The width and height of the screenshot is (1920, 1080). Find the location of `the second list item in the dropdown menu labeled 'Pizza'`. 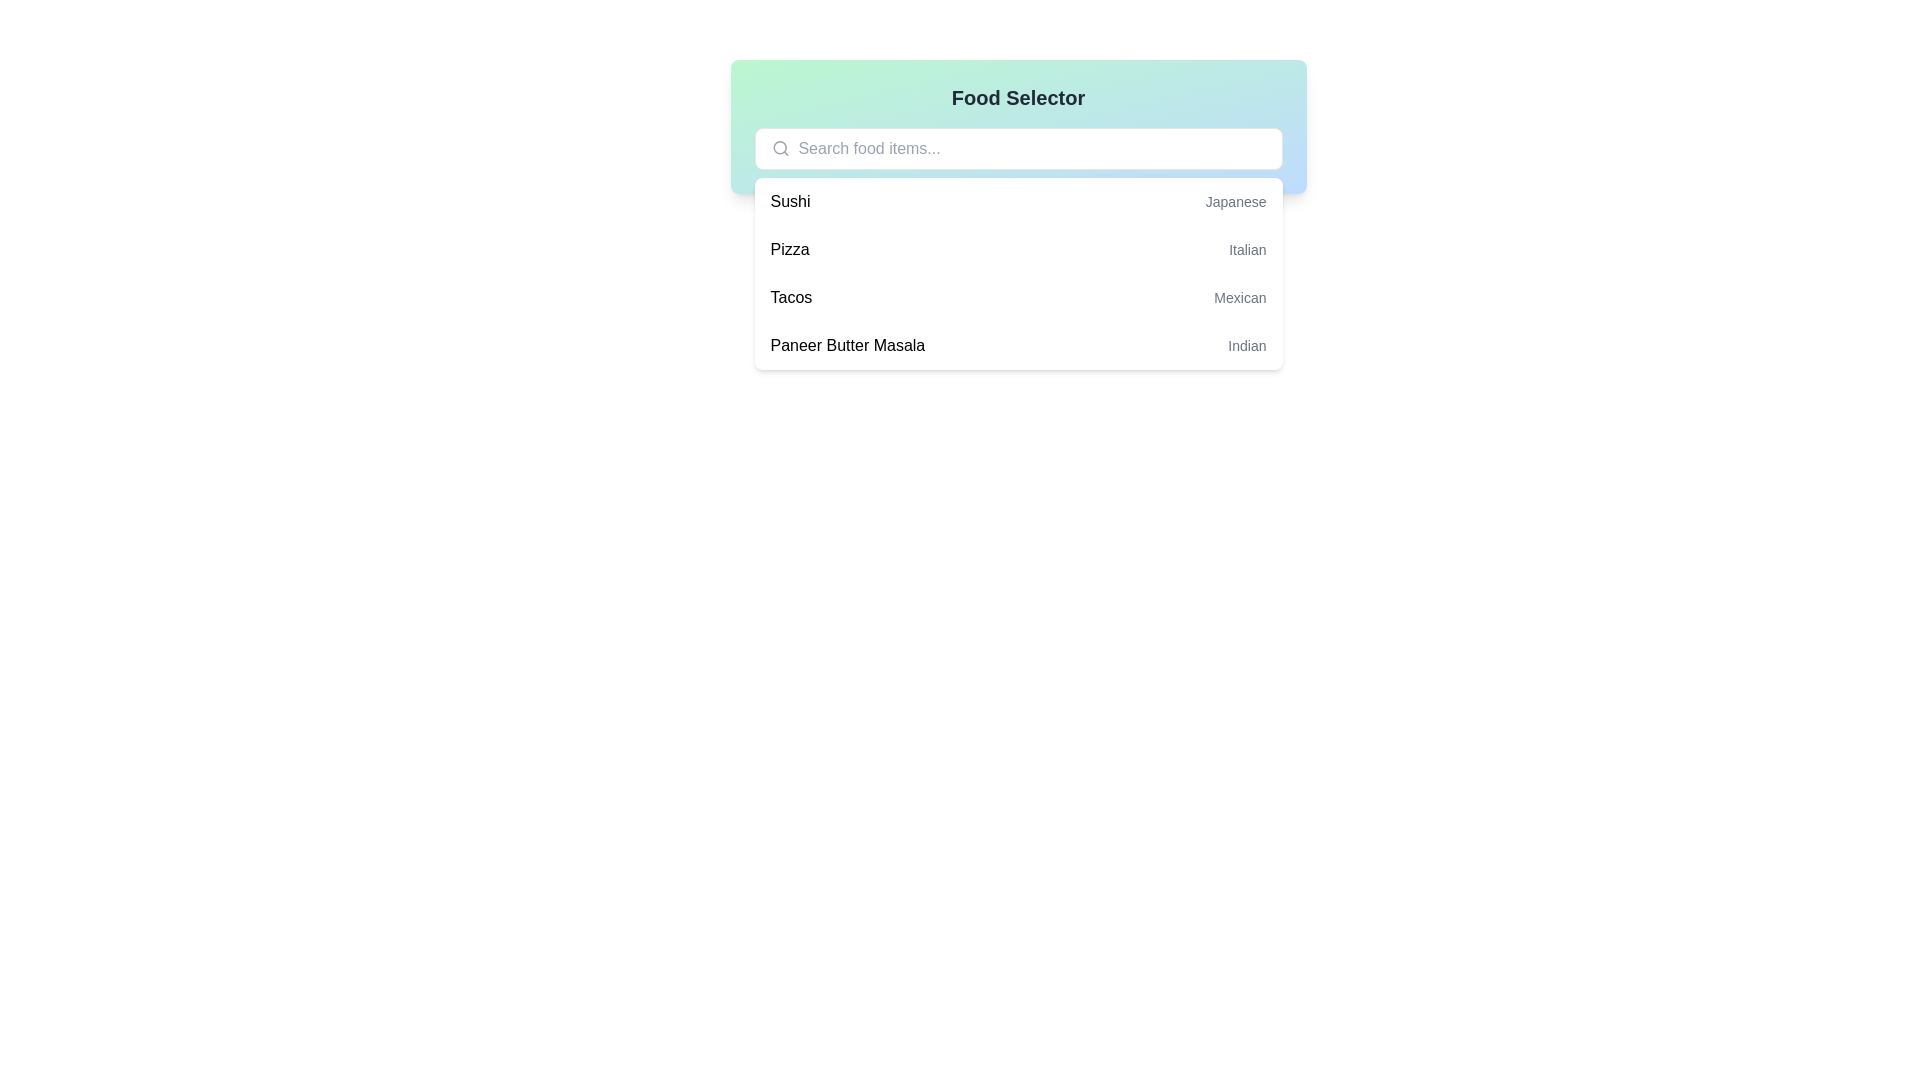

the second list item in the dropdown menu labeled 'Pizza' is located at coordinates (1018, 249).